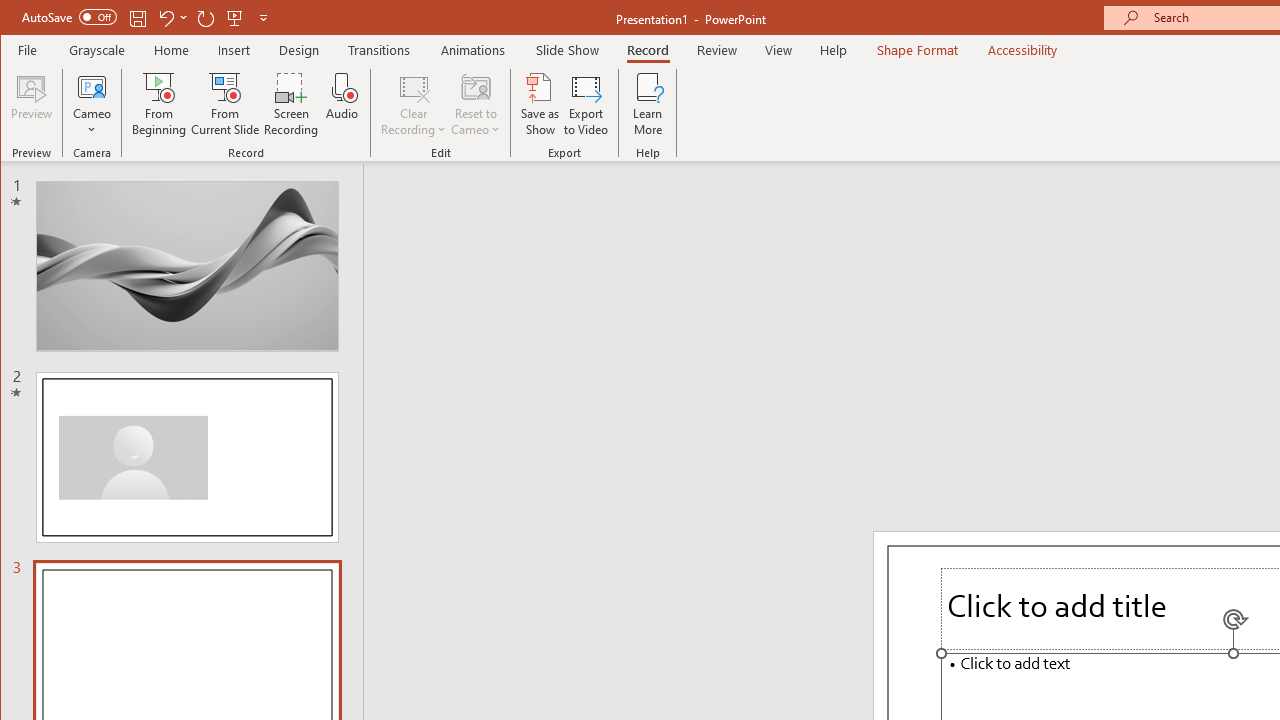 Image resolution: width=1280 pixels, height=720 pixels. What do you see at coordinates (225, 104) in the screenshot?
I see `'From Current Slide...'` at bounding box center [225, 104].